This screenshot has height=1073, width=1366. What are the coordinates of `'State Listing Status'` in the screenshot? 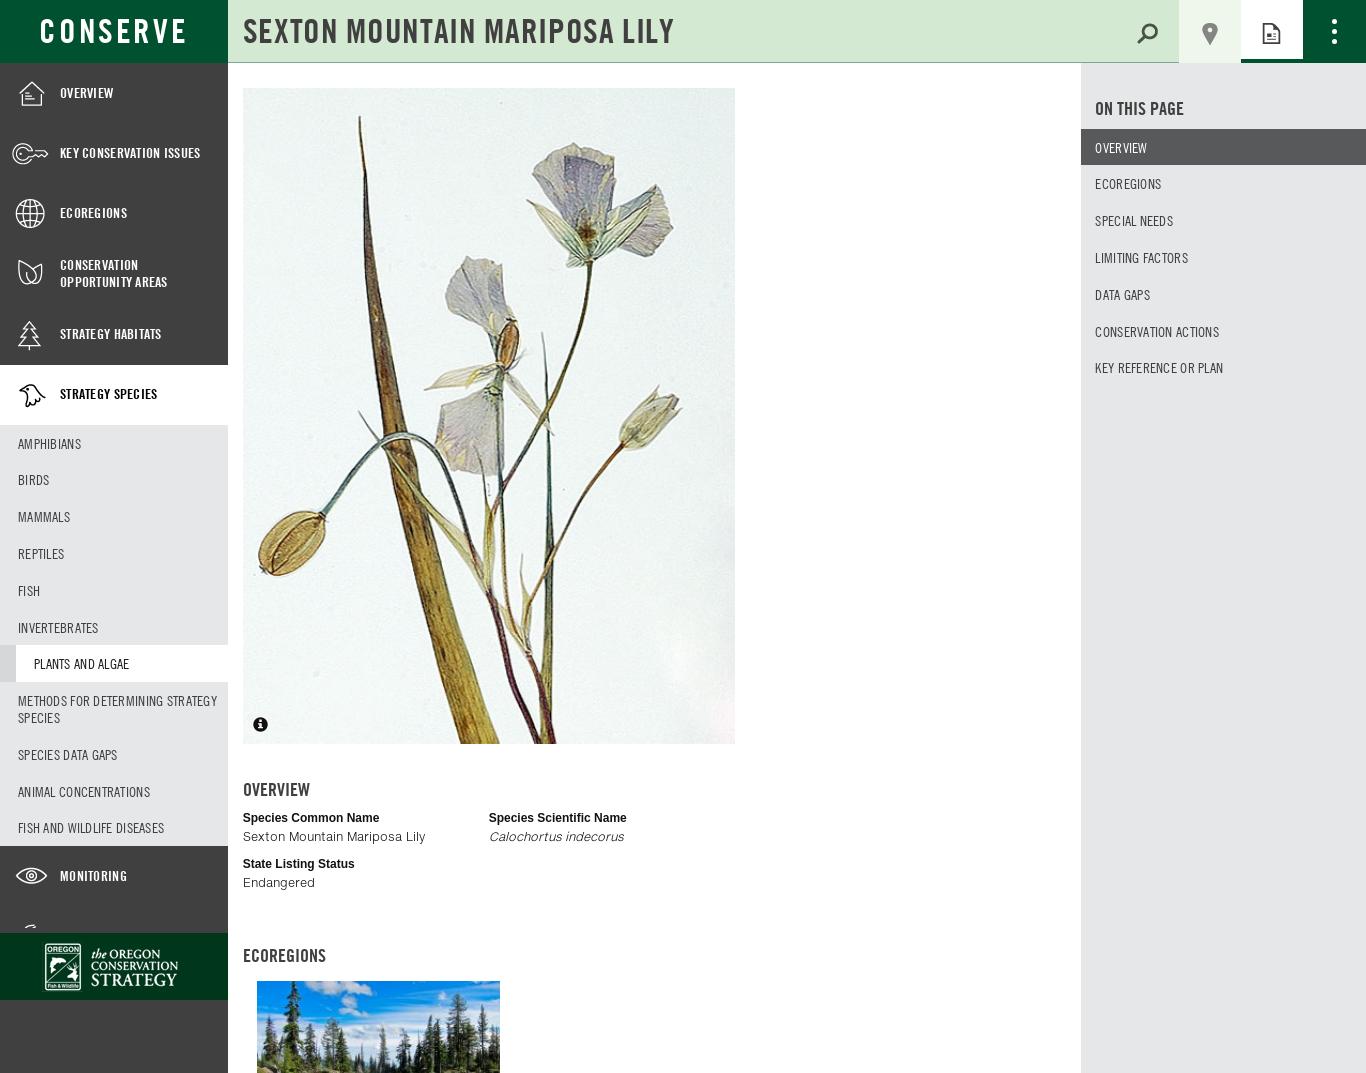 It's located at (242, 862).